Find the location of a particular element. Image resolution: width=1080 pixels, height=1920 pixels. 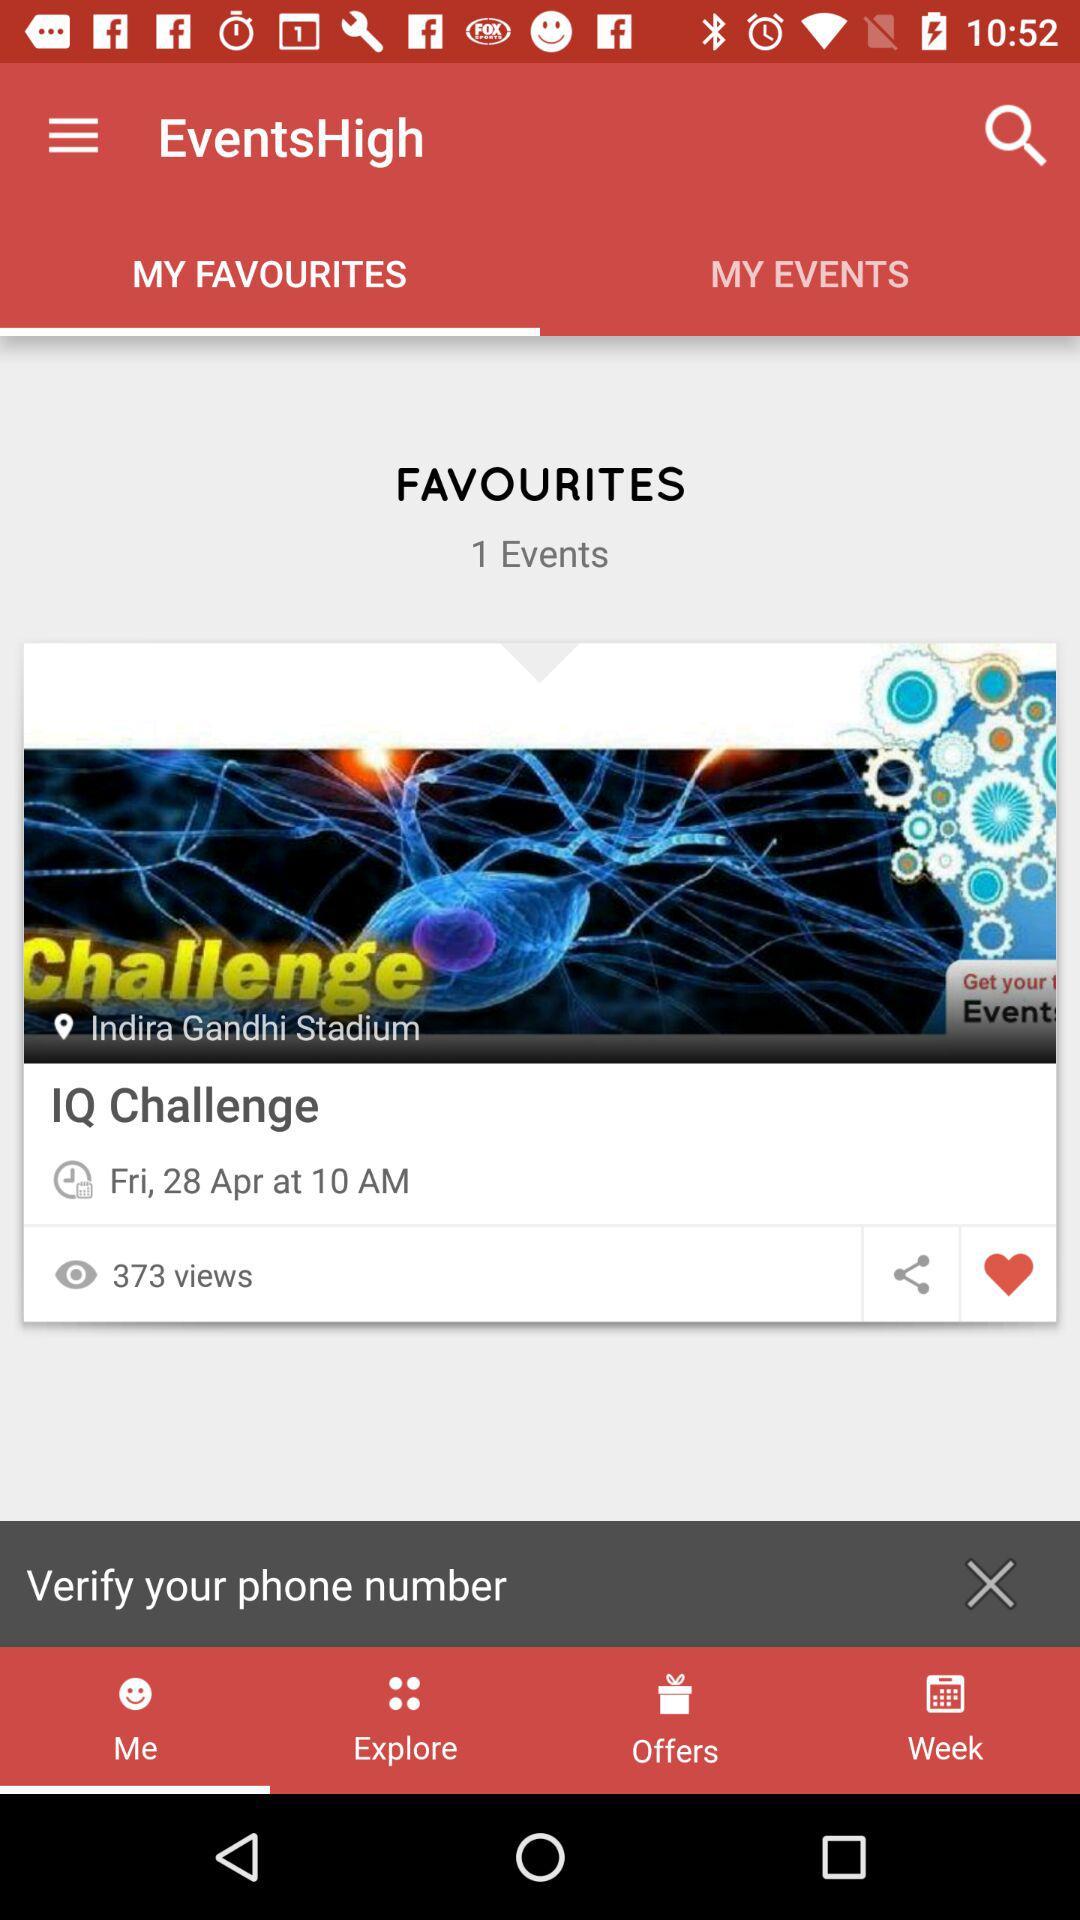

me icon is located at coordinates (135, 1719).